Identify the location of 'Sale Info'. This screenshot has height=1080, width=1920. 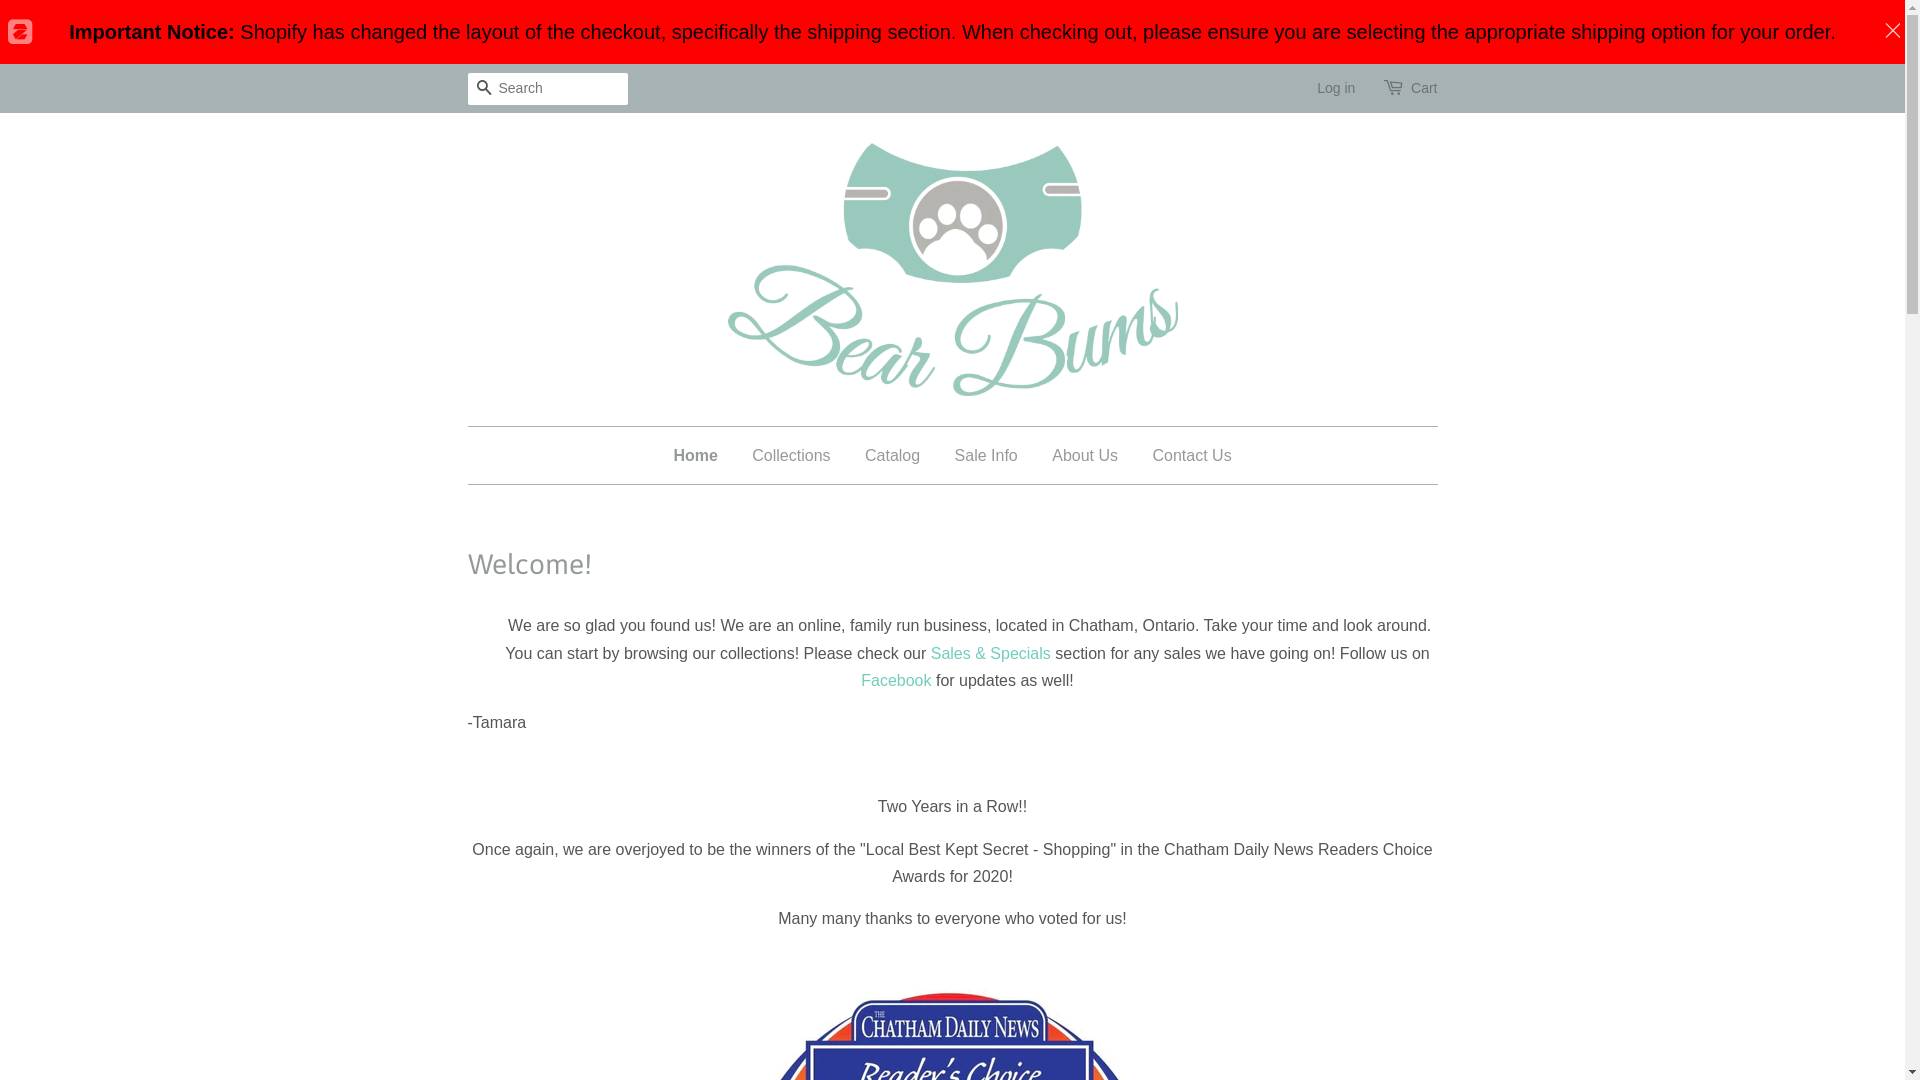
(986, 455).